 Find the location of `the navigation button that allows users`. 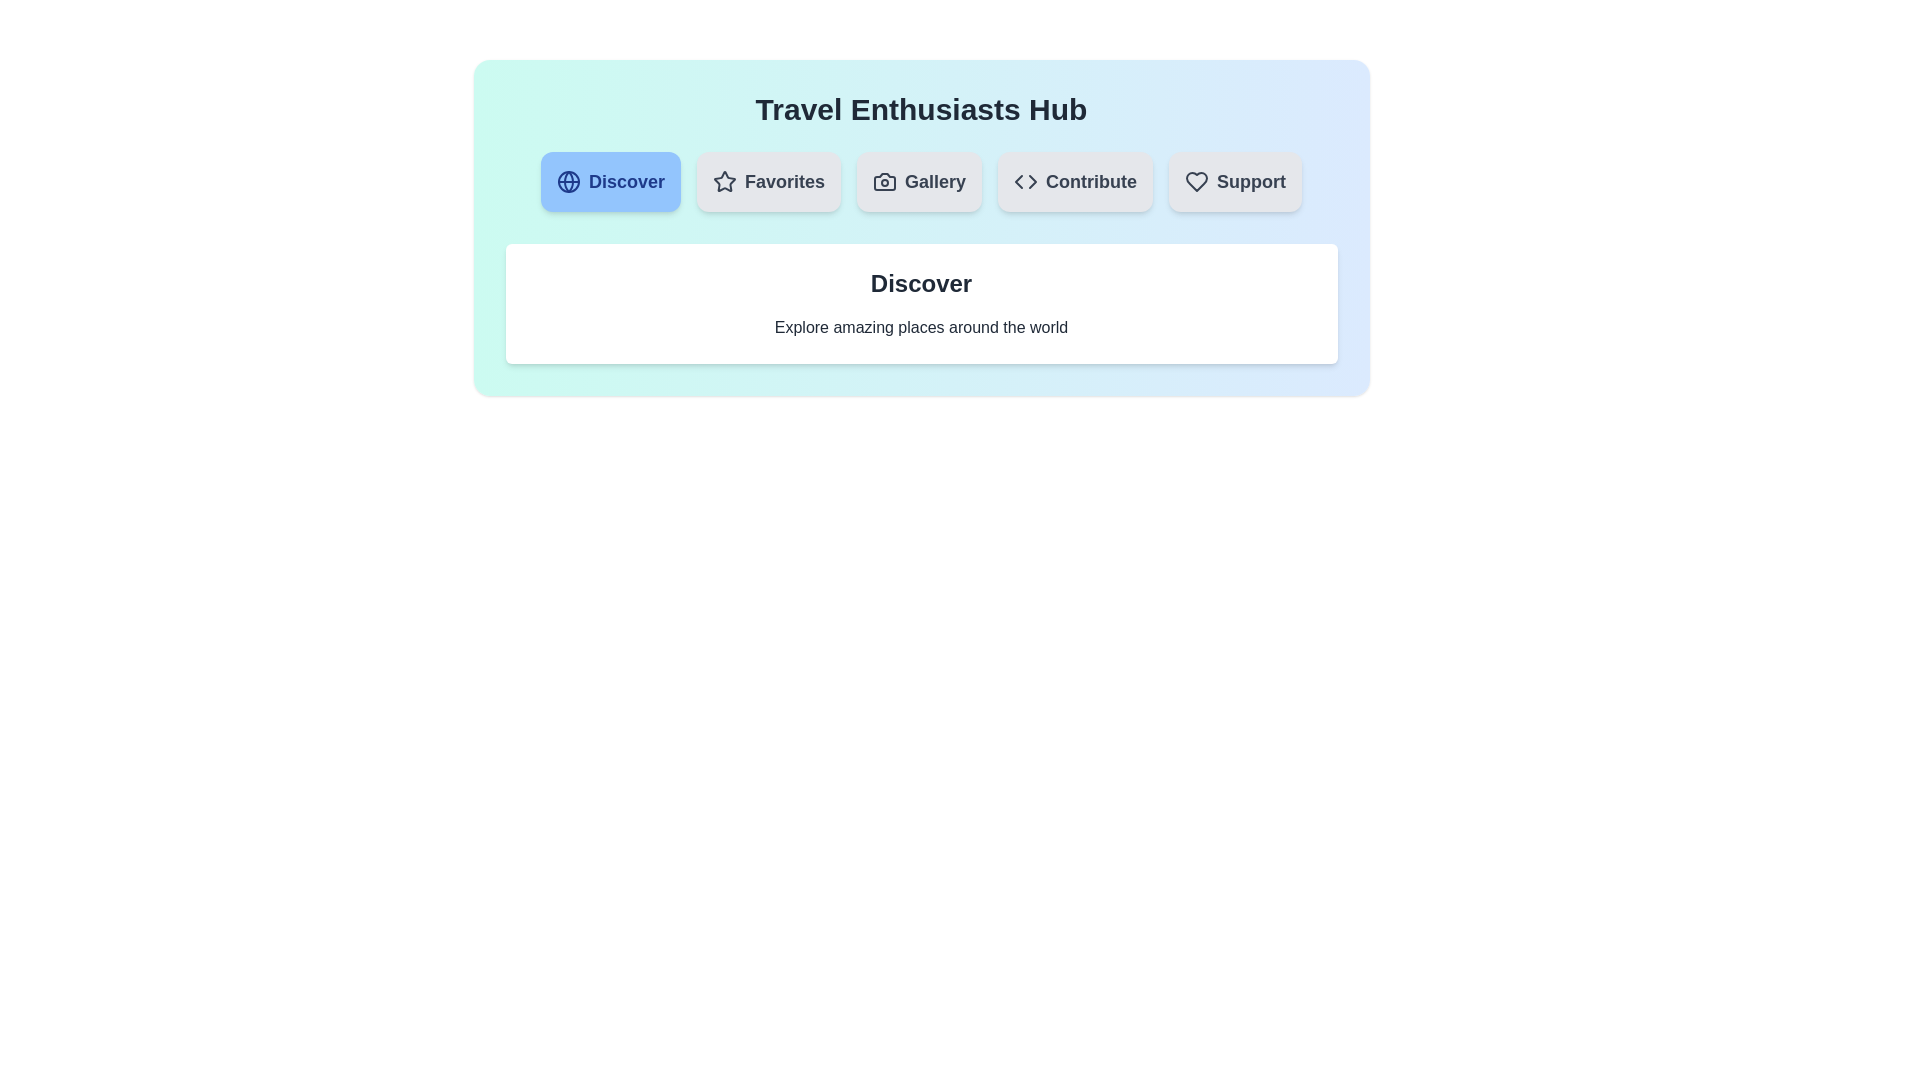

the navigation button that allows users is located at coordinates (767, 181).